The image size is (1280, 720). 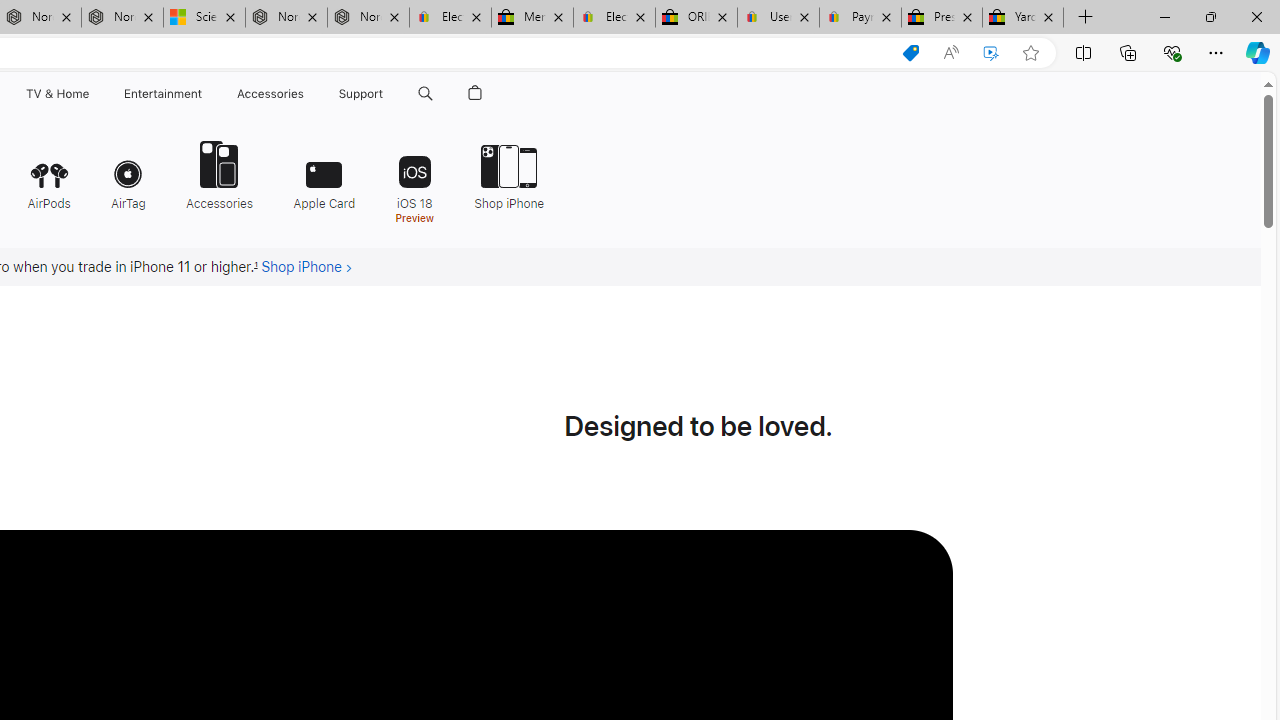 What do you see at coordinates (361, 93) in the screenshot?
I see `'Support'` at bounding box center [361, 93].